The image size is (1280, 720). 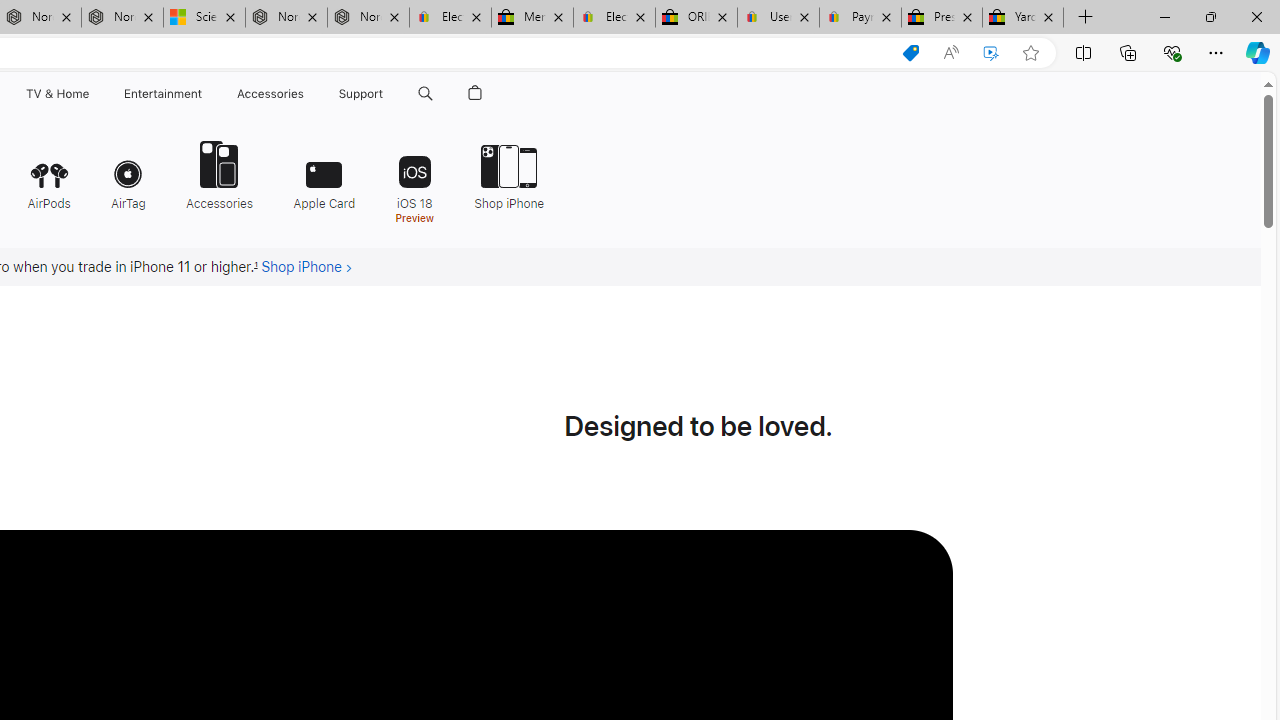 What do you see at coordinates (361, 93) in the screenshot?
I see `'Support'` at bounding box center [361, 93].